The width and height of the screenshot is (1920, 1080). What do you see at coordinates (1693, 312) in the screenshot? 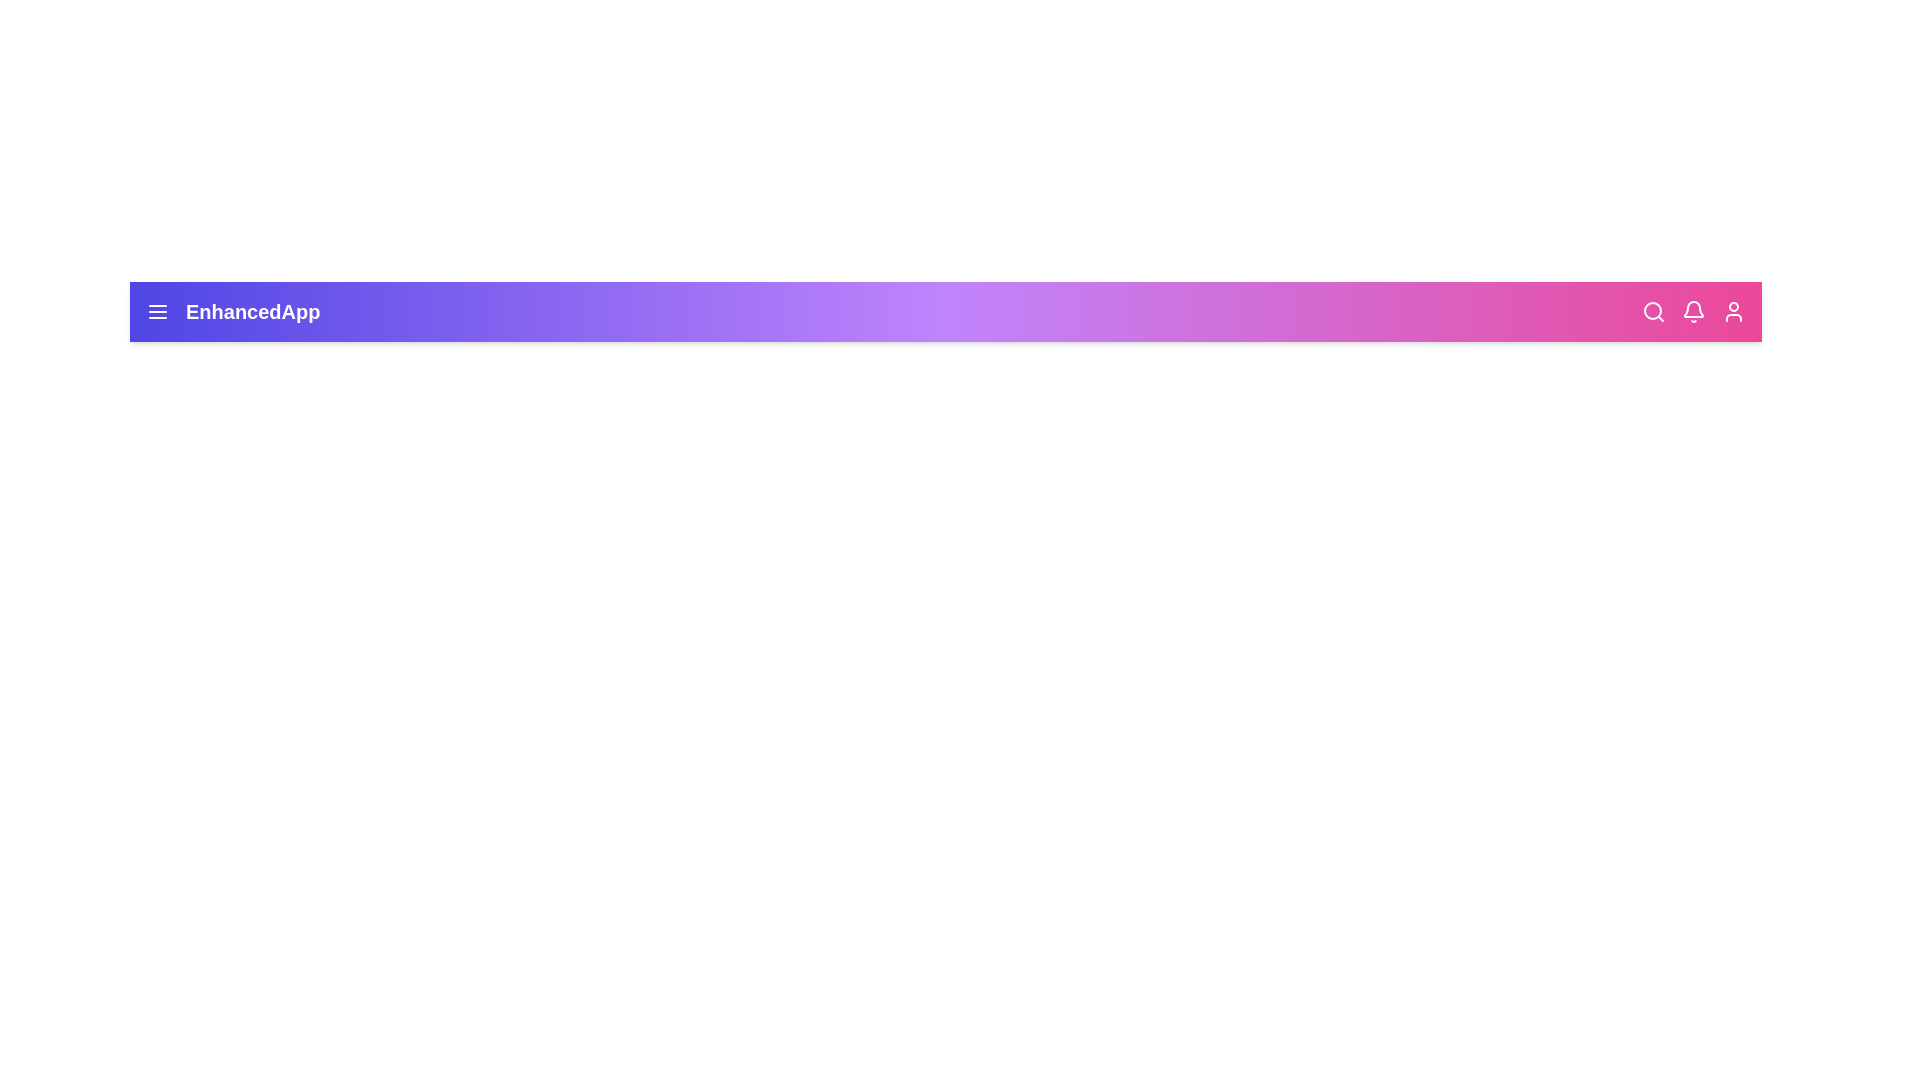
I see `the notification bell icon to view notifications` at bounding box center [1693, 312].